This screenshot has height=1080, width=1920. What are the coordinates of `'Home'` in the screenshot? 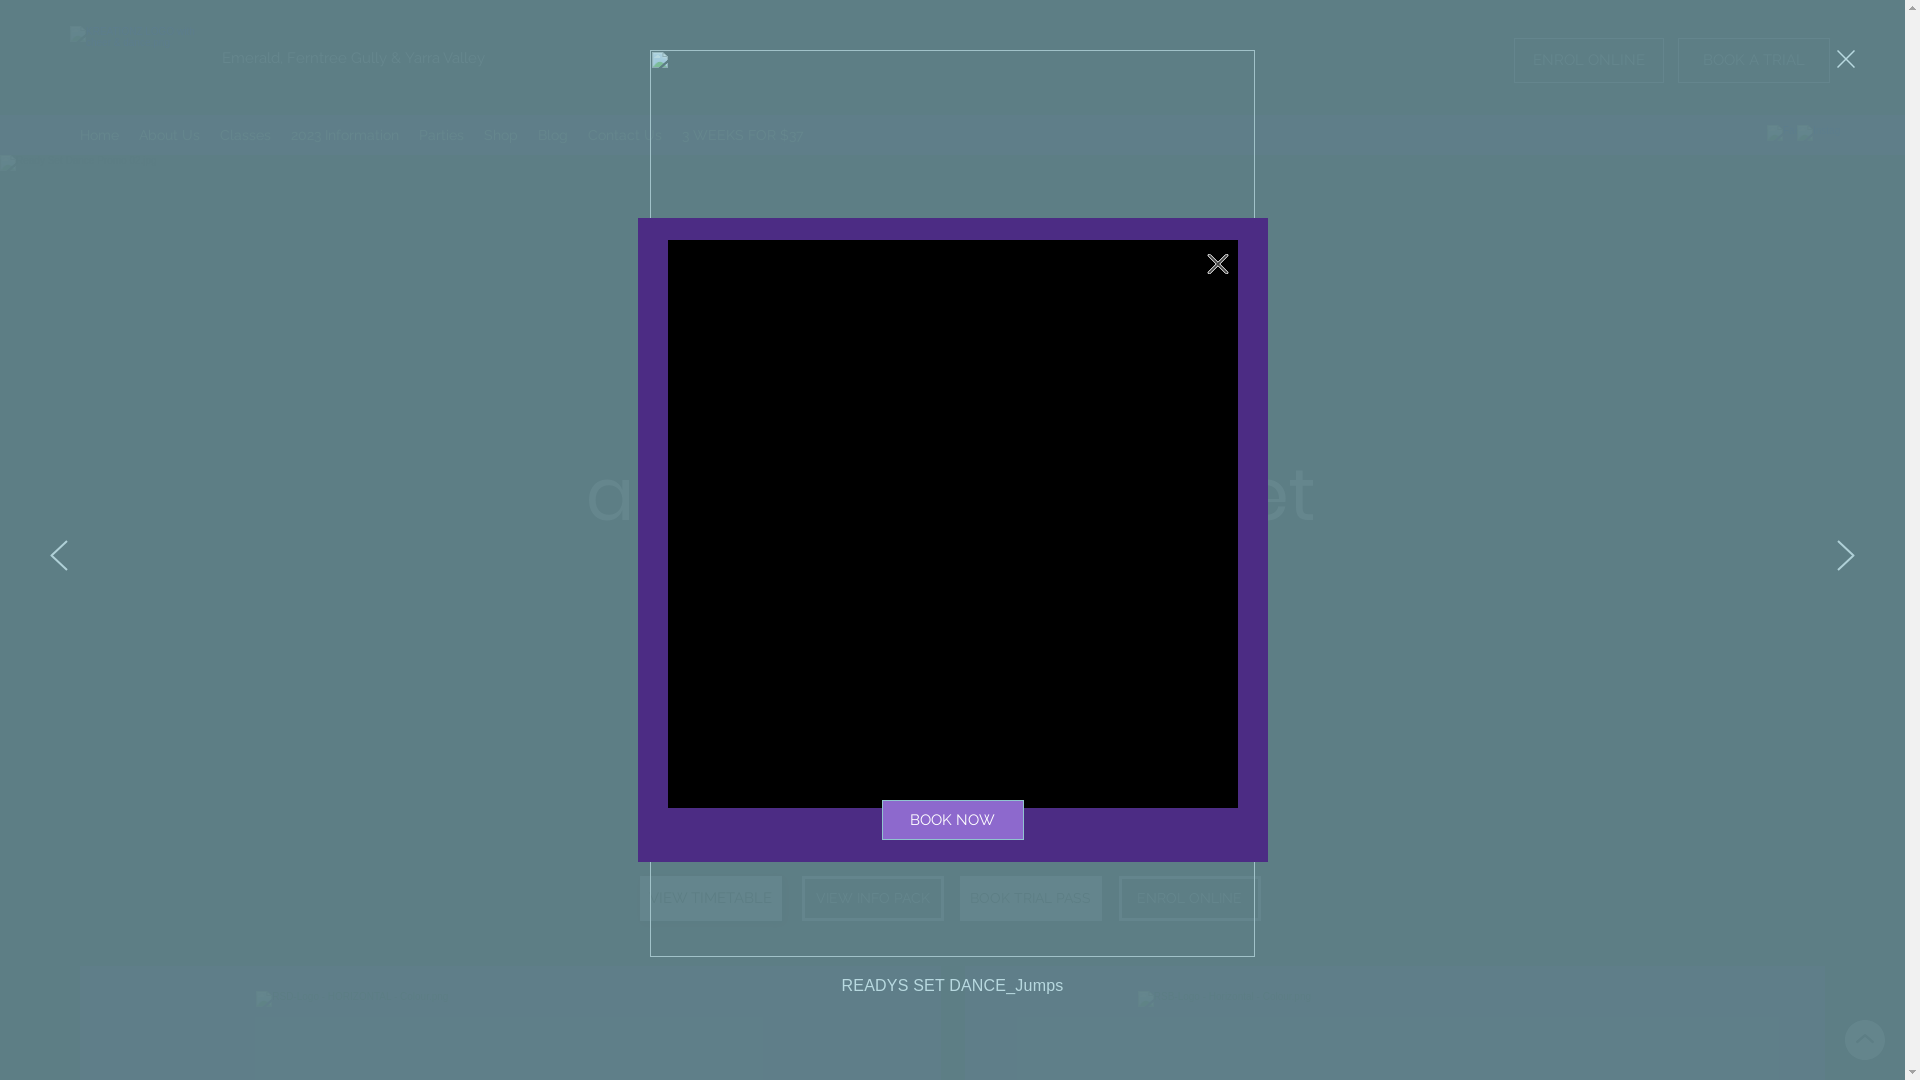 It's located at (70, 135).